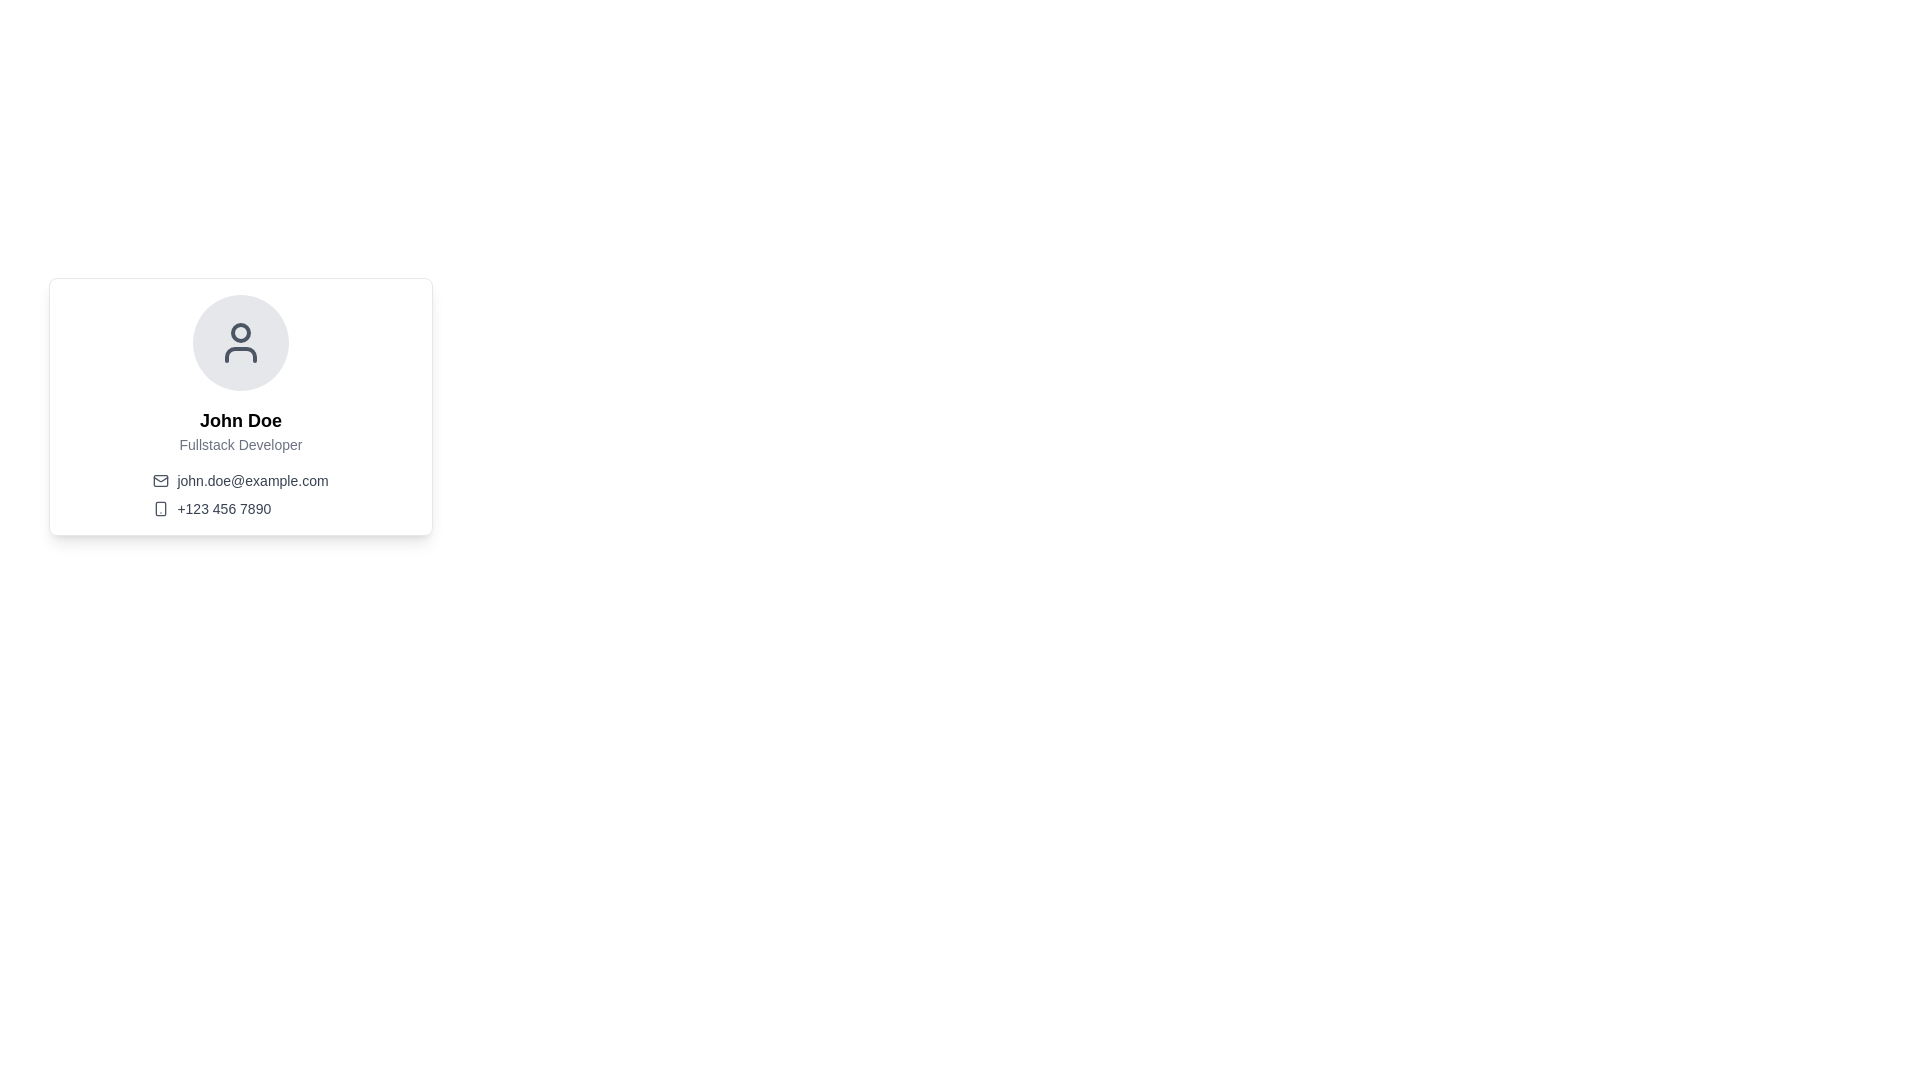  Describe the element at coordinates (224, 508) in the screenshot. I see `the static text displaying contact information, which is positioned to the right of a smartphone icon within a flex layout` at that location.